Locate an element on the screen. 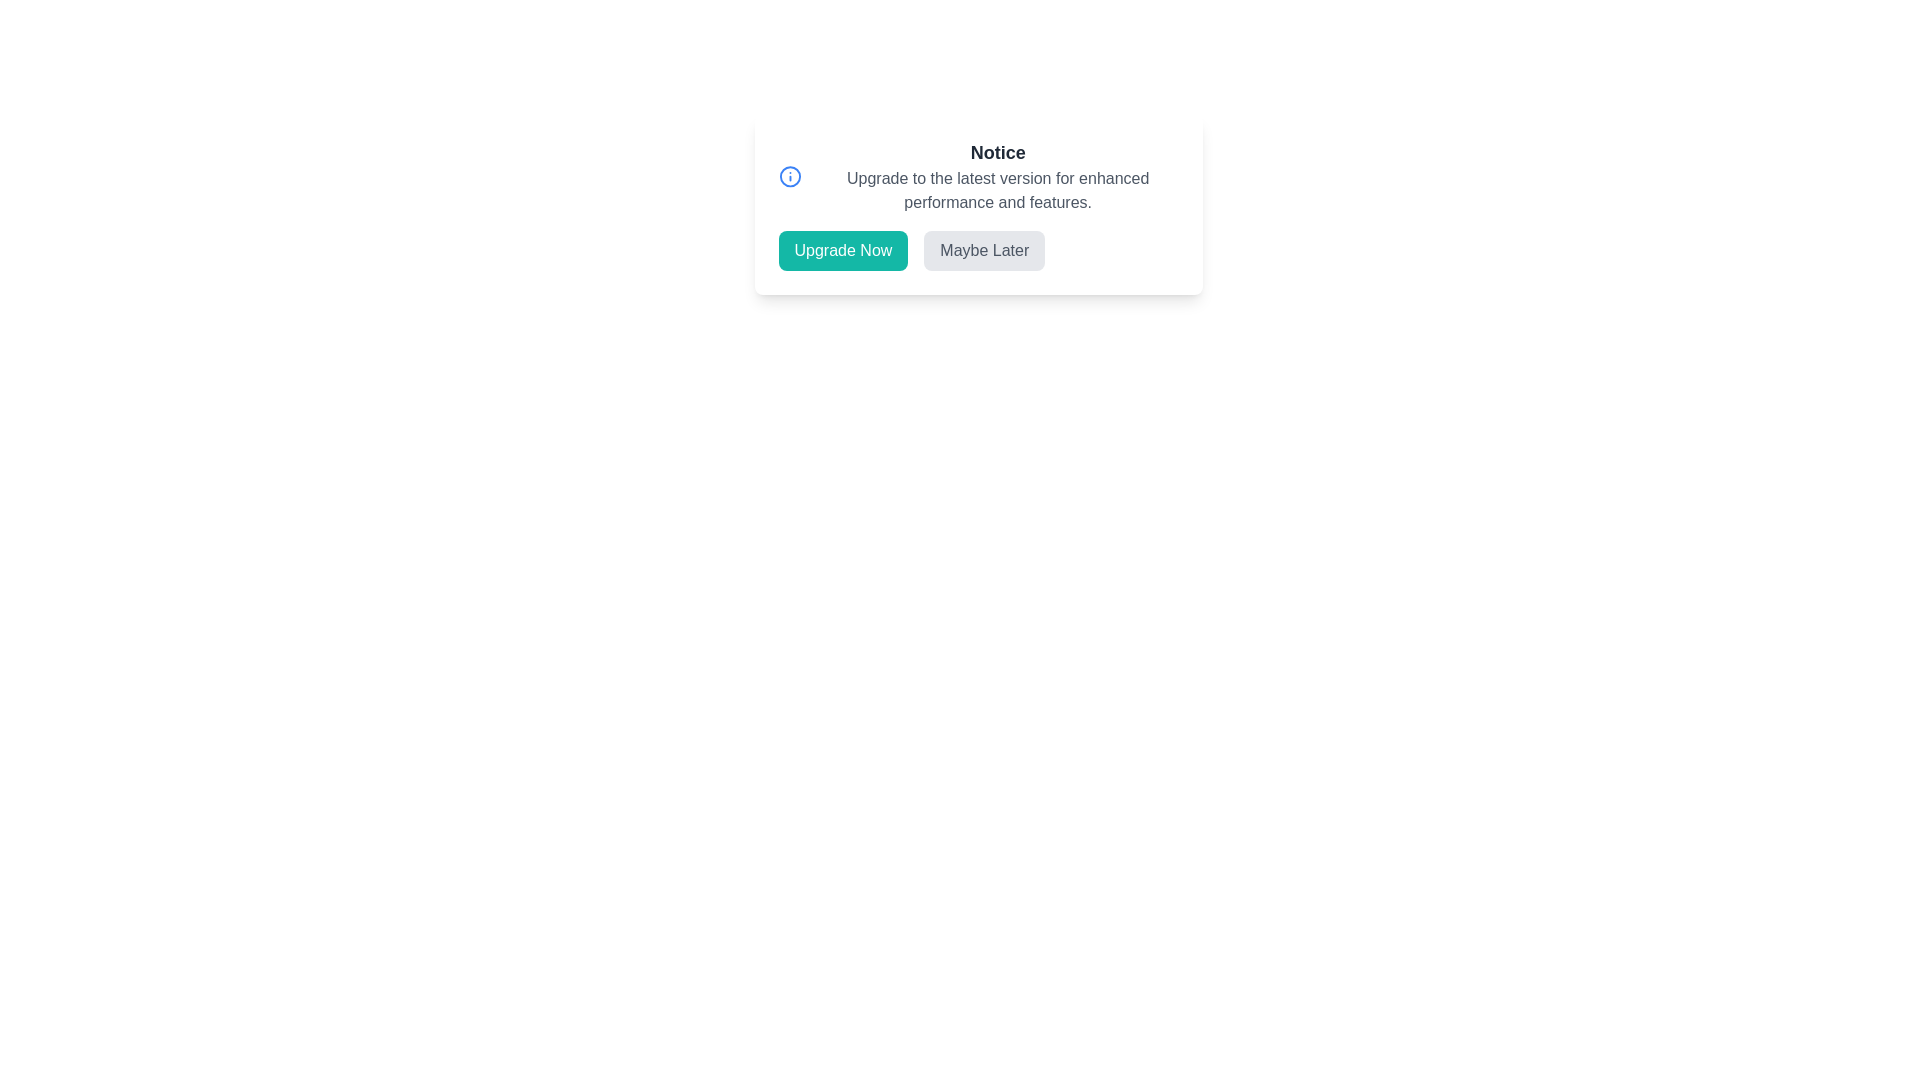 The height and width of the screenshot is (1080, 1920). the informational text element located below the title 'Notice' and above the buttons 'Upgrade Now' and 'Maybe Later' is located at coordinates (998, 191).